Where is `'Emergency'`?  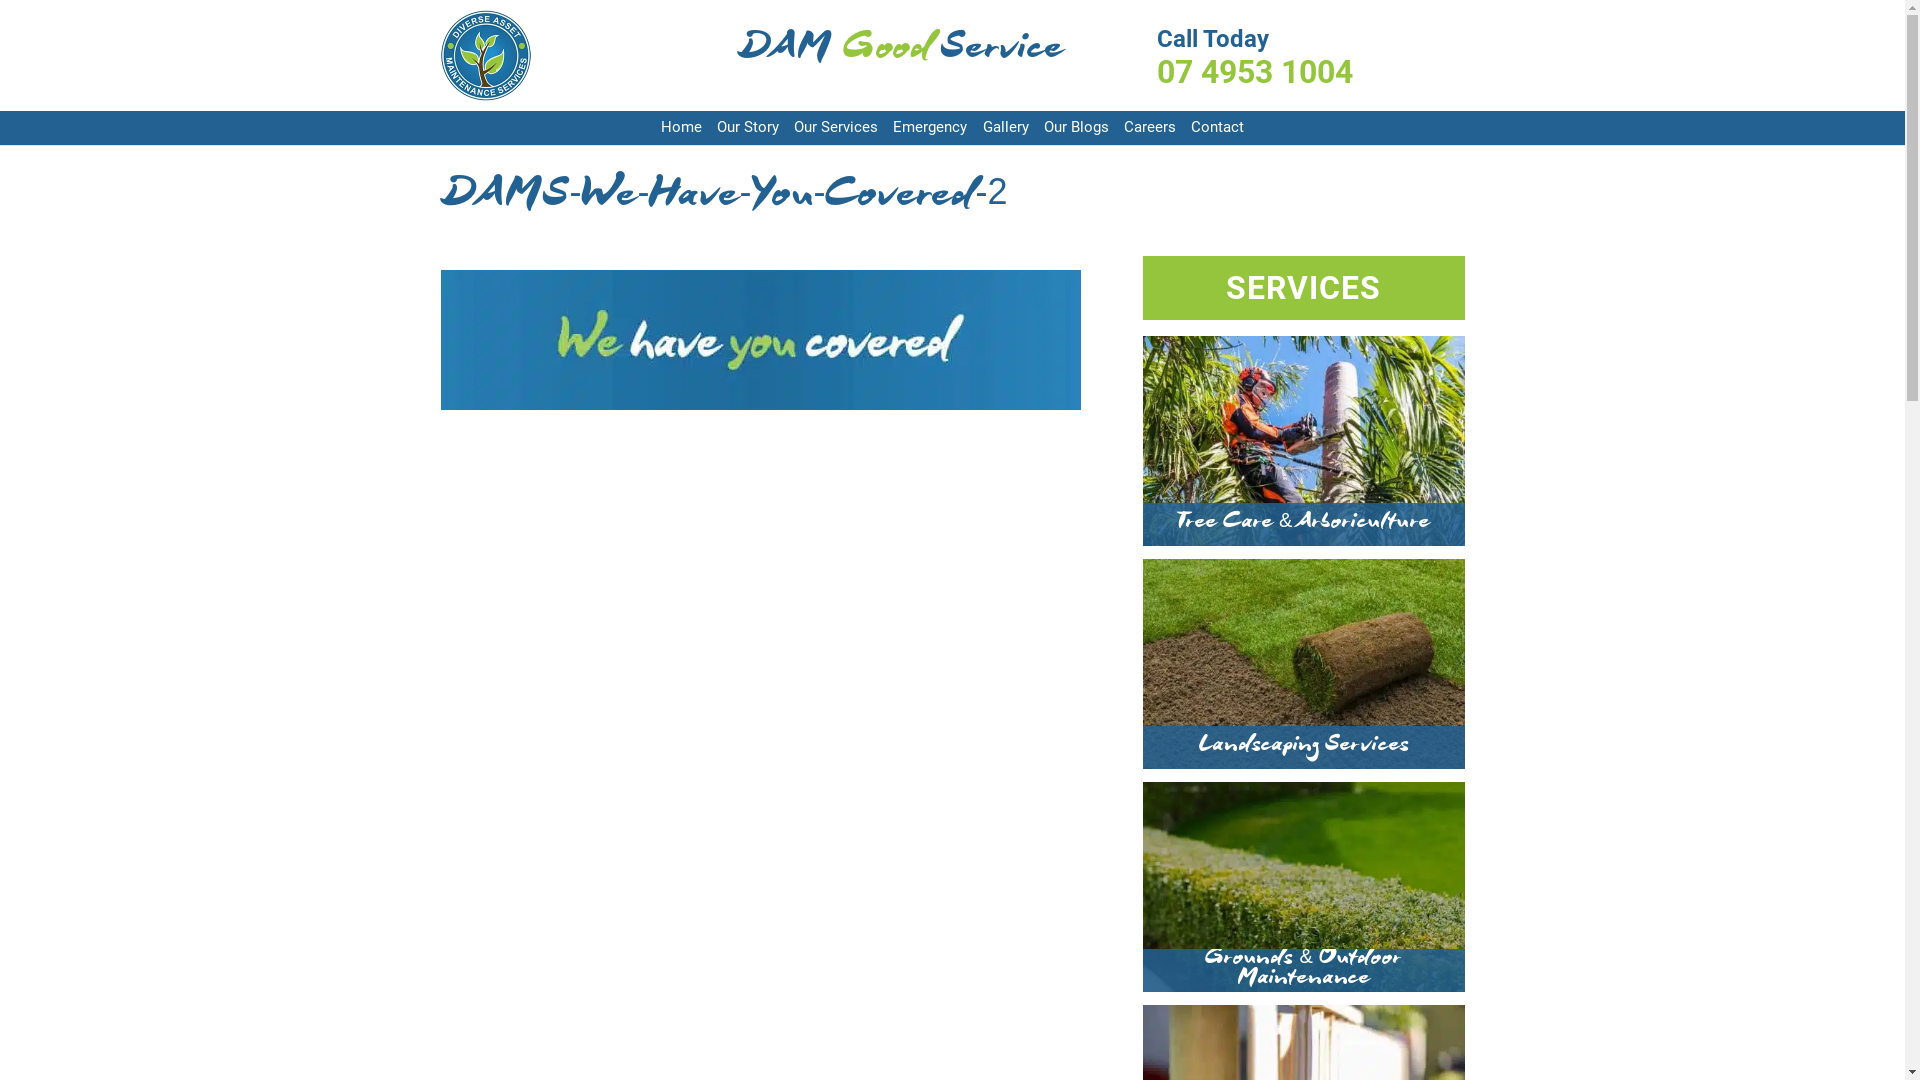 'Emergency' is located at coordinates (929, 128).